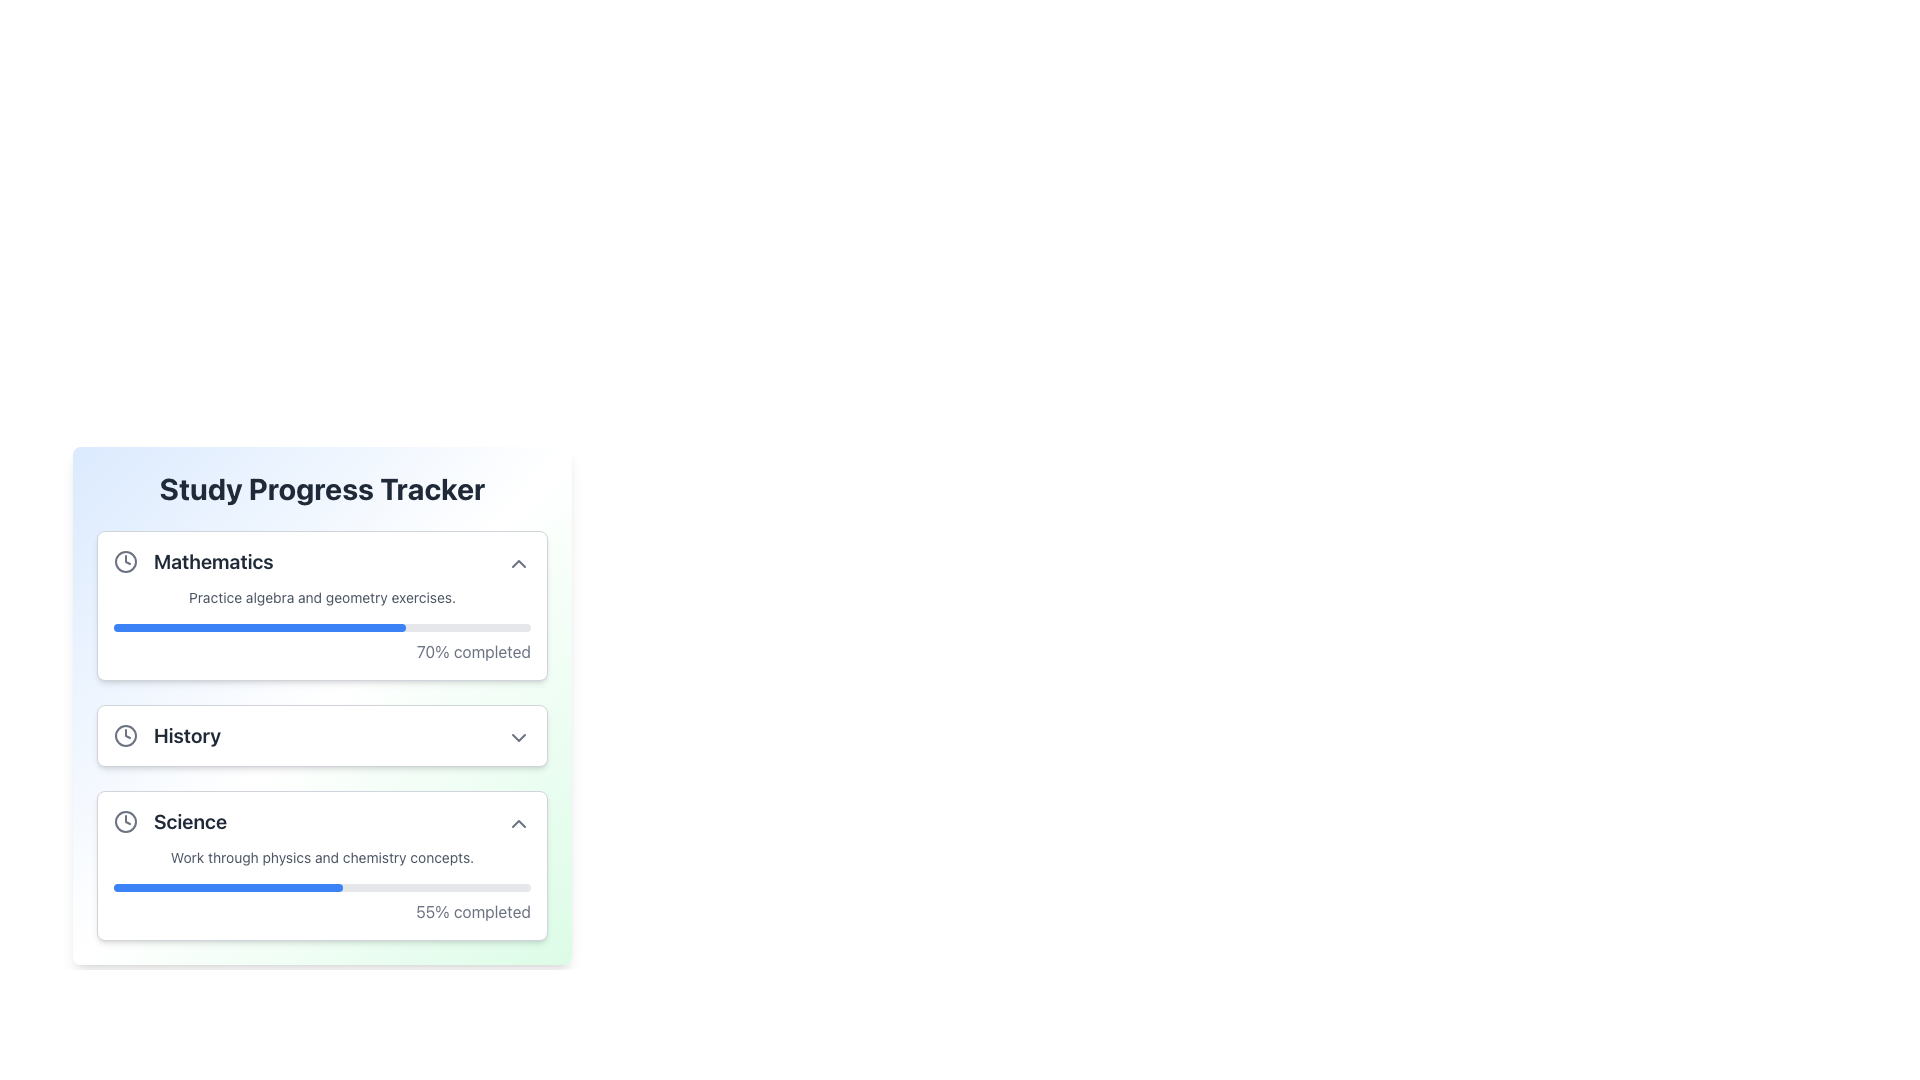 The height and width of the screenshot is (1080, 1920). Describe the element at coordinates (322, 885) in the screenshot. I see `the progress bar labeled 'Work through physics and chemistry concepts'` at that location.